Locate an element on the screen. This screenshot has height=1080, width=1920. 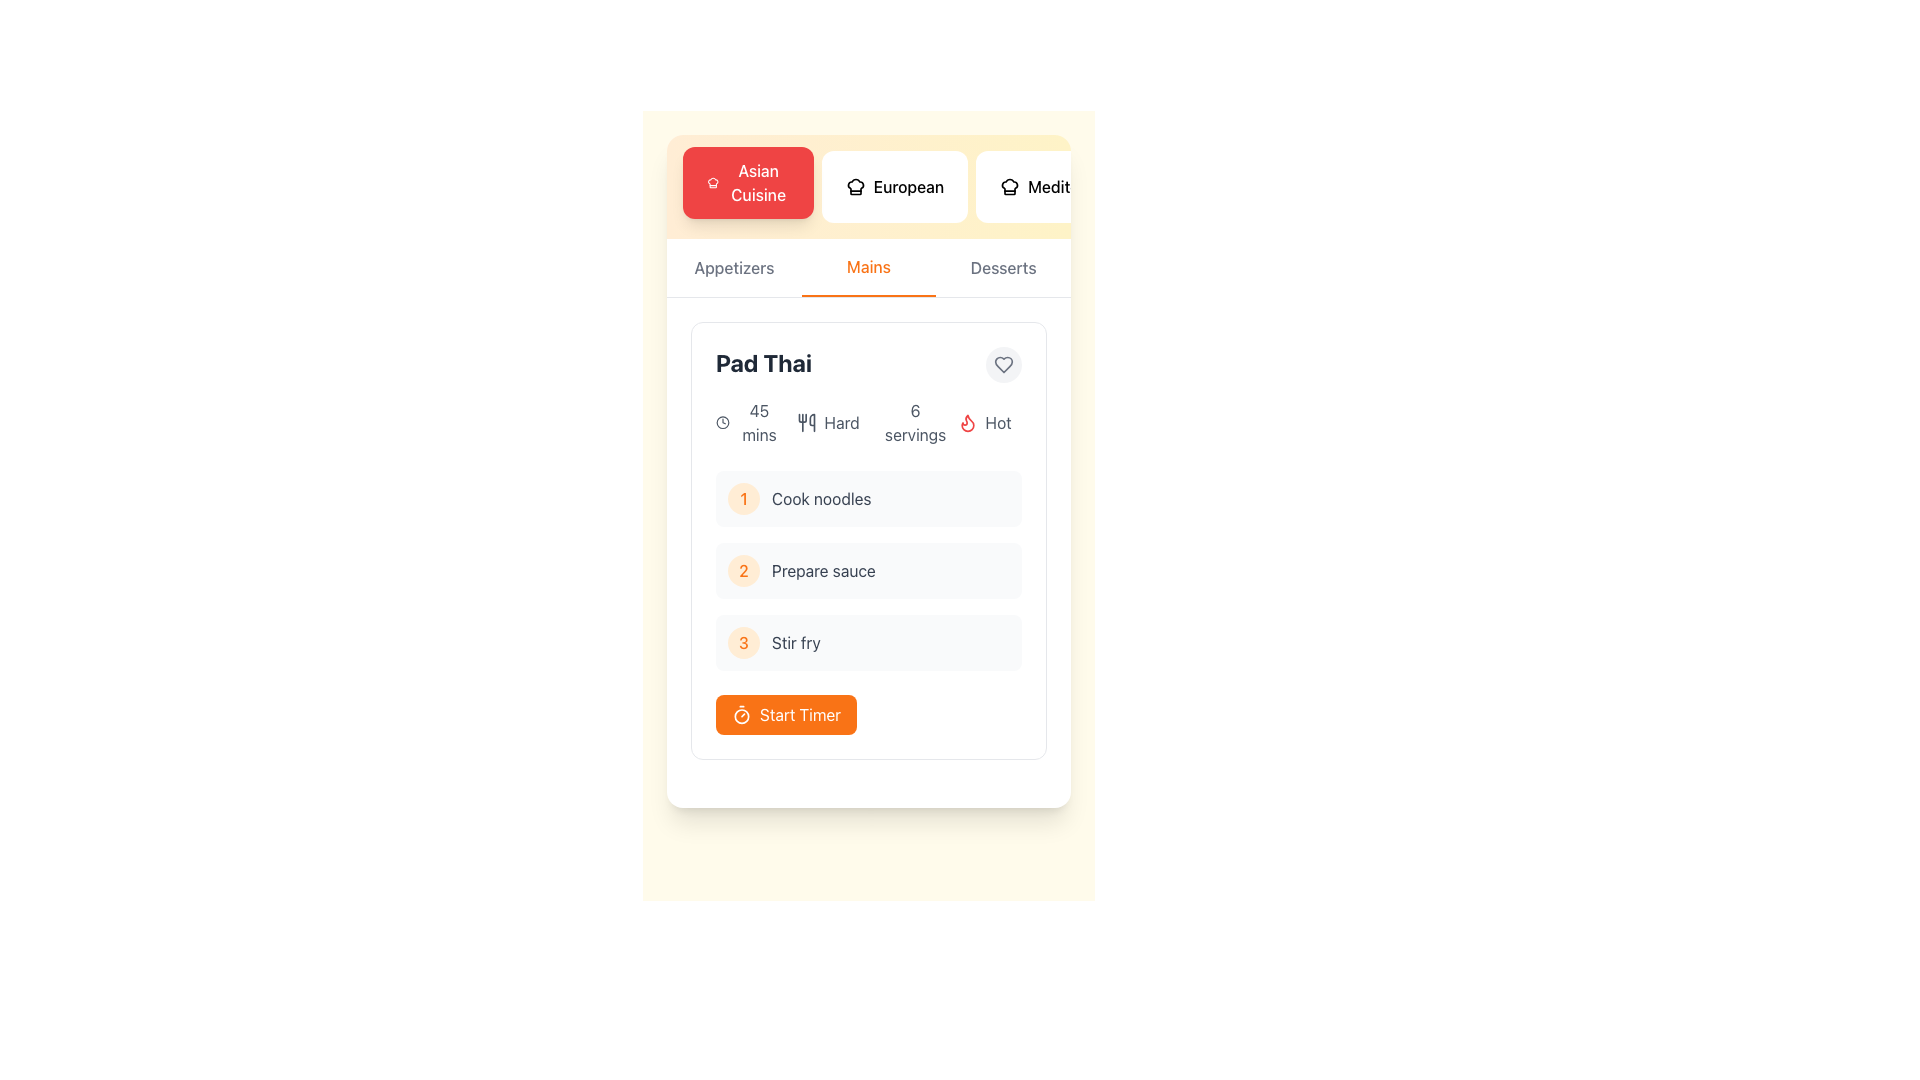
the Task item labeled 'Cook noodles' in the sequential task list is located at coordinates (868, 497).